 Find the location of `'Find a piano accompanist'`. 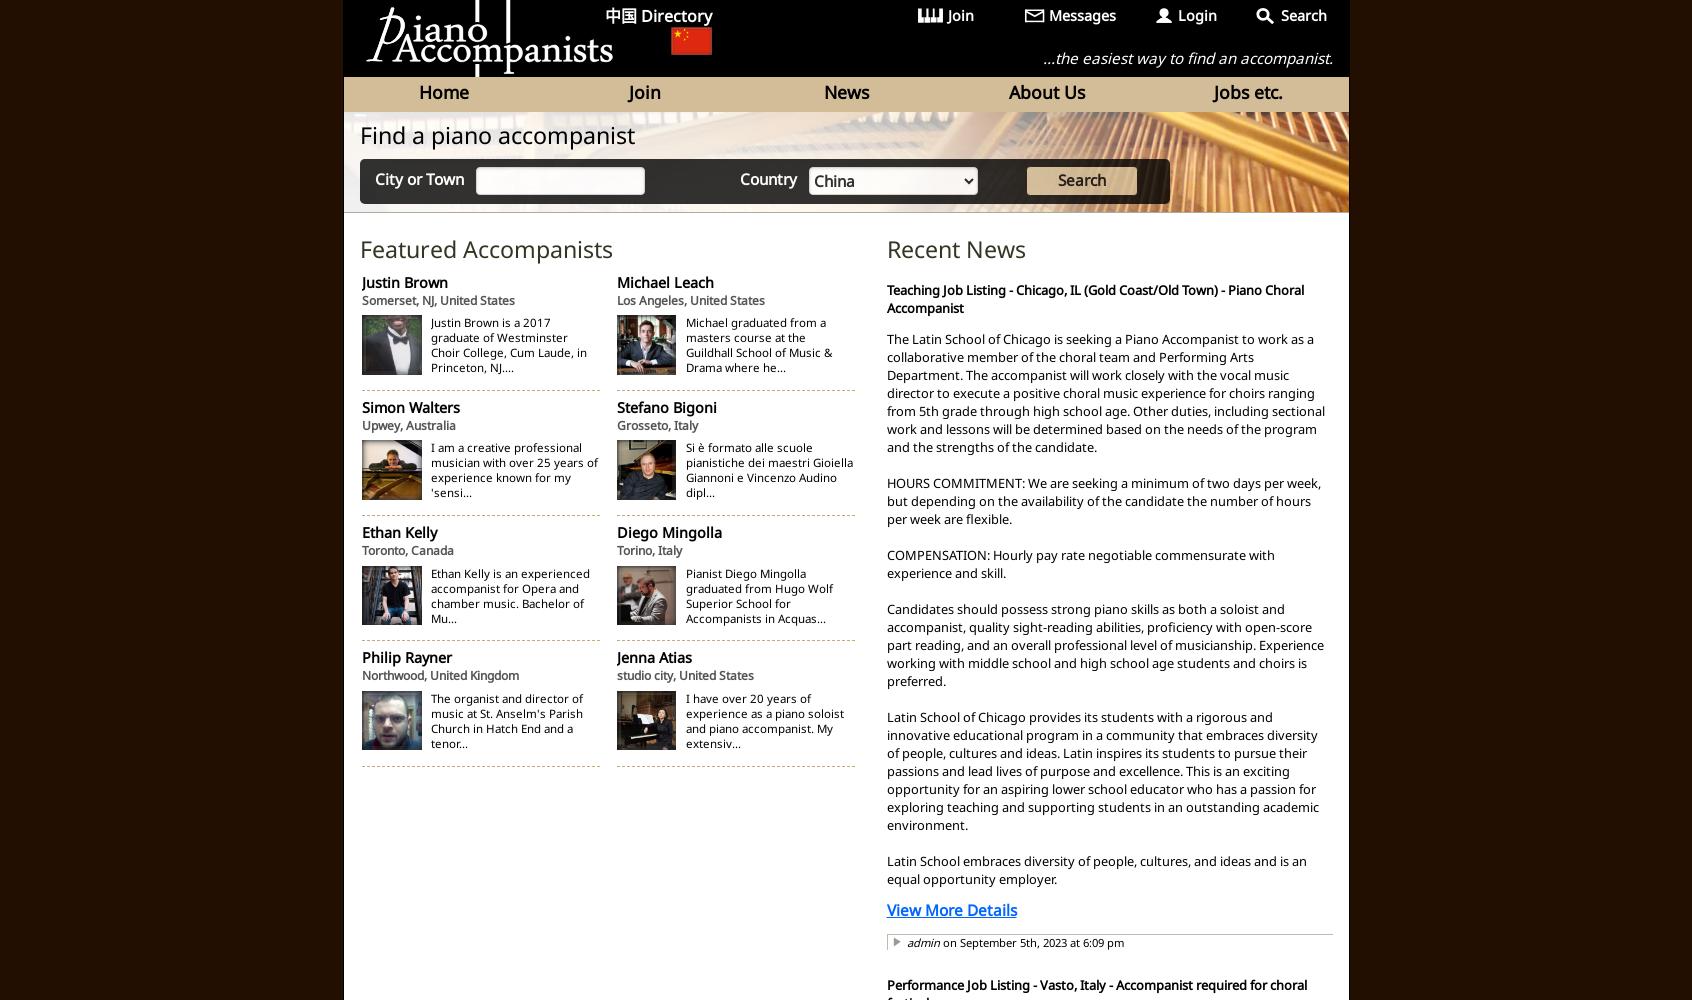

'Find a piano accompanist' is located at coordinates (496, 134).